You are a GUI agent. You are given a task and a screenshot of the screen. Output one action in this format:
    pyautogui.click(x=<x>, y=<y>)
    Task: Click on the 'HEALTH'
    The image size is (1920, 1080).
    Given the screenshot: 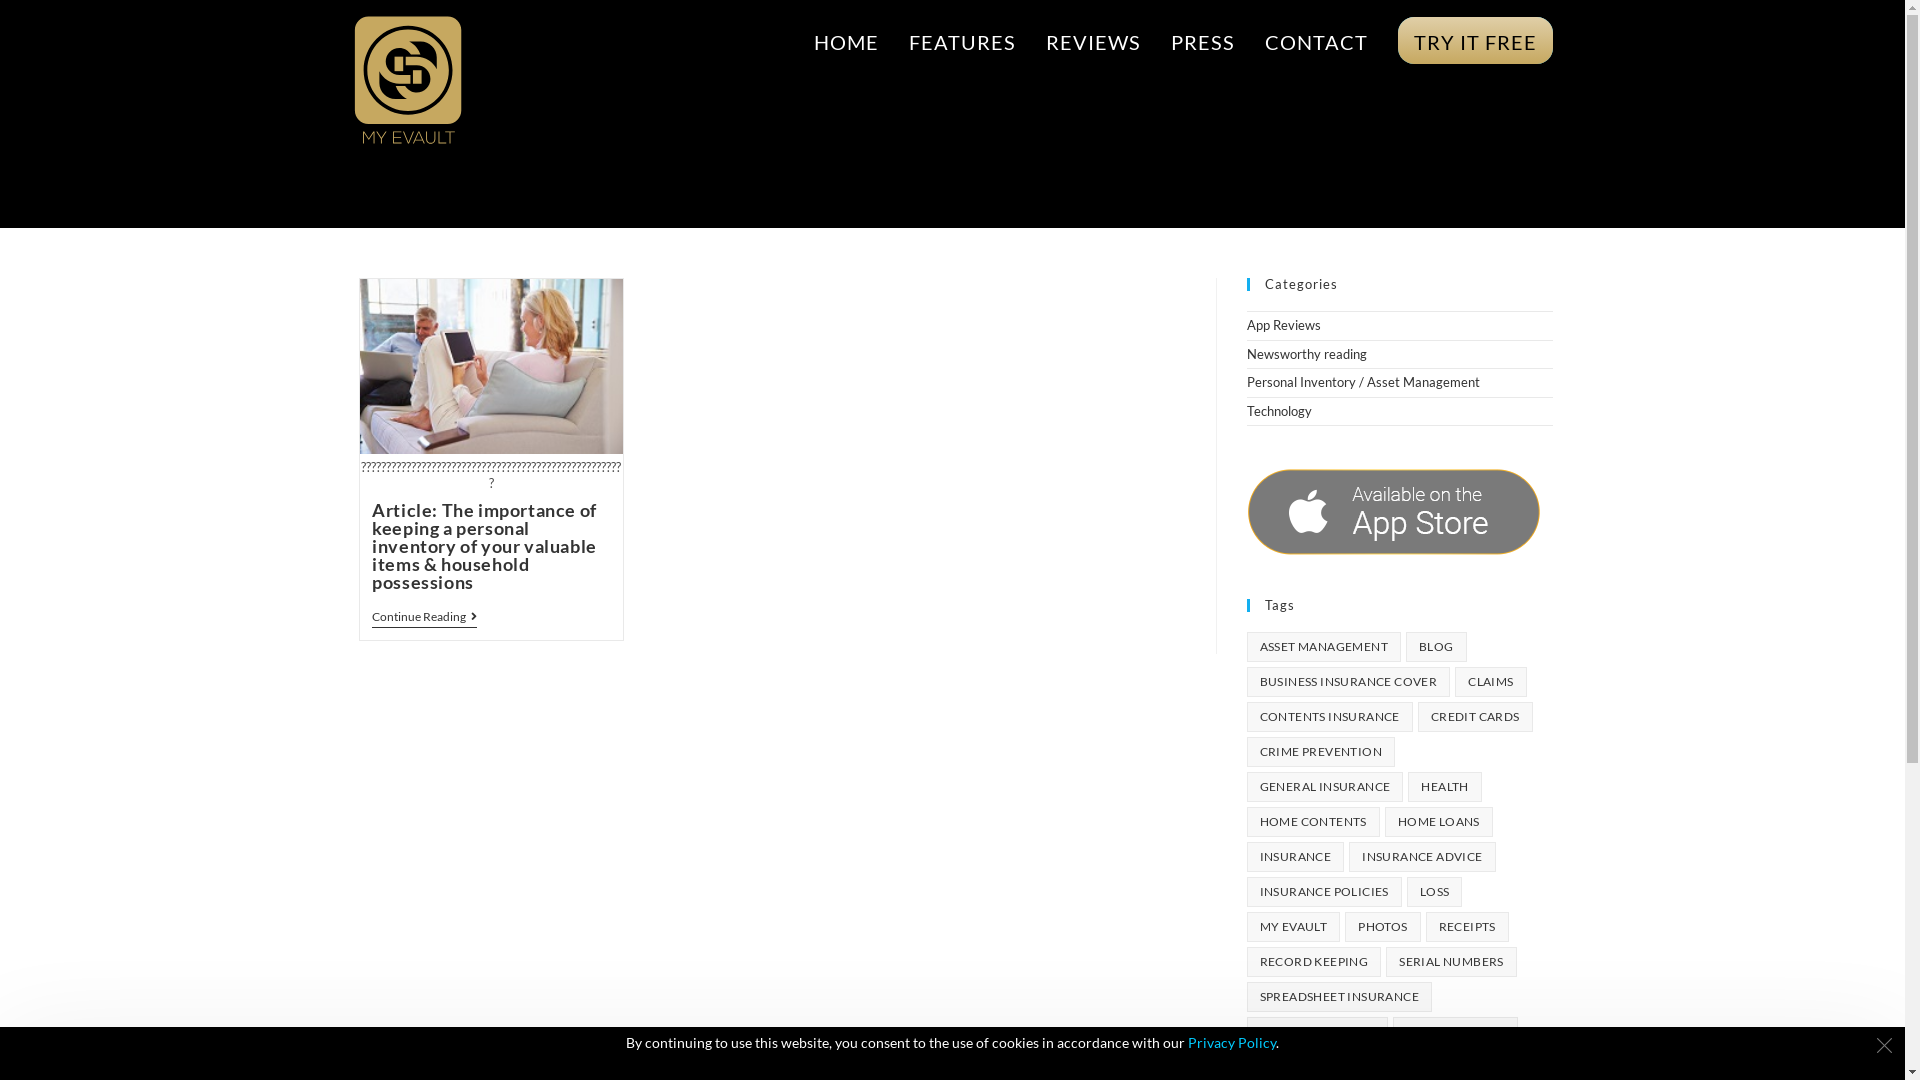 What is the action you would take?
    pyautogui.click(x=1444, y=785)
    